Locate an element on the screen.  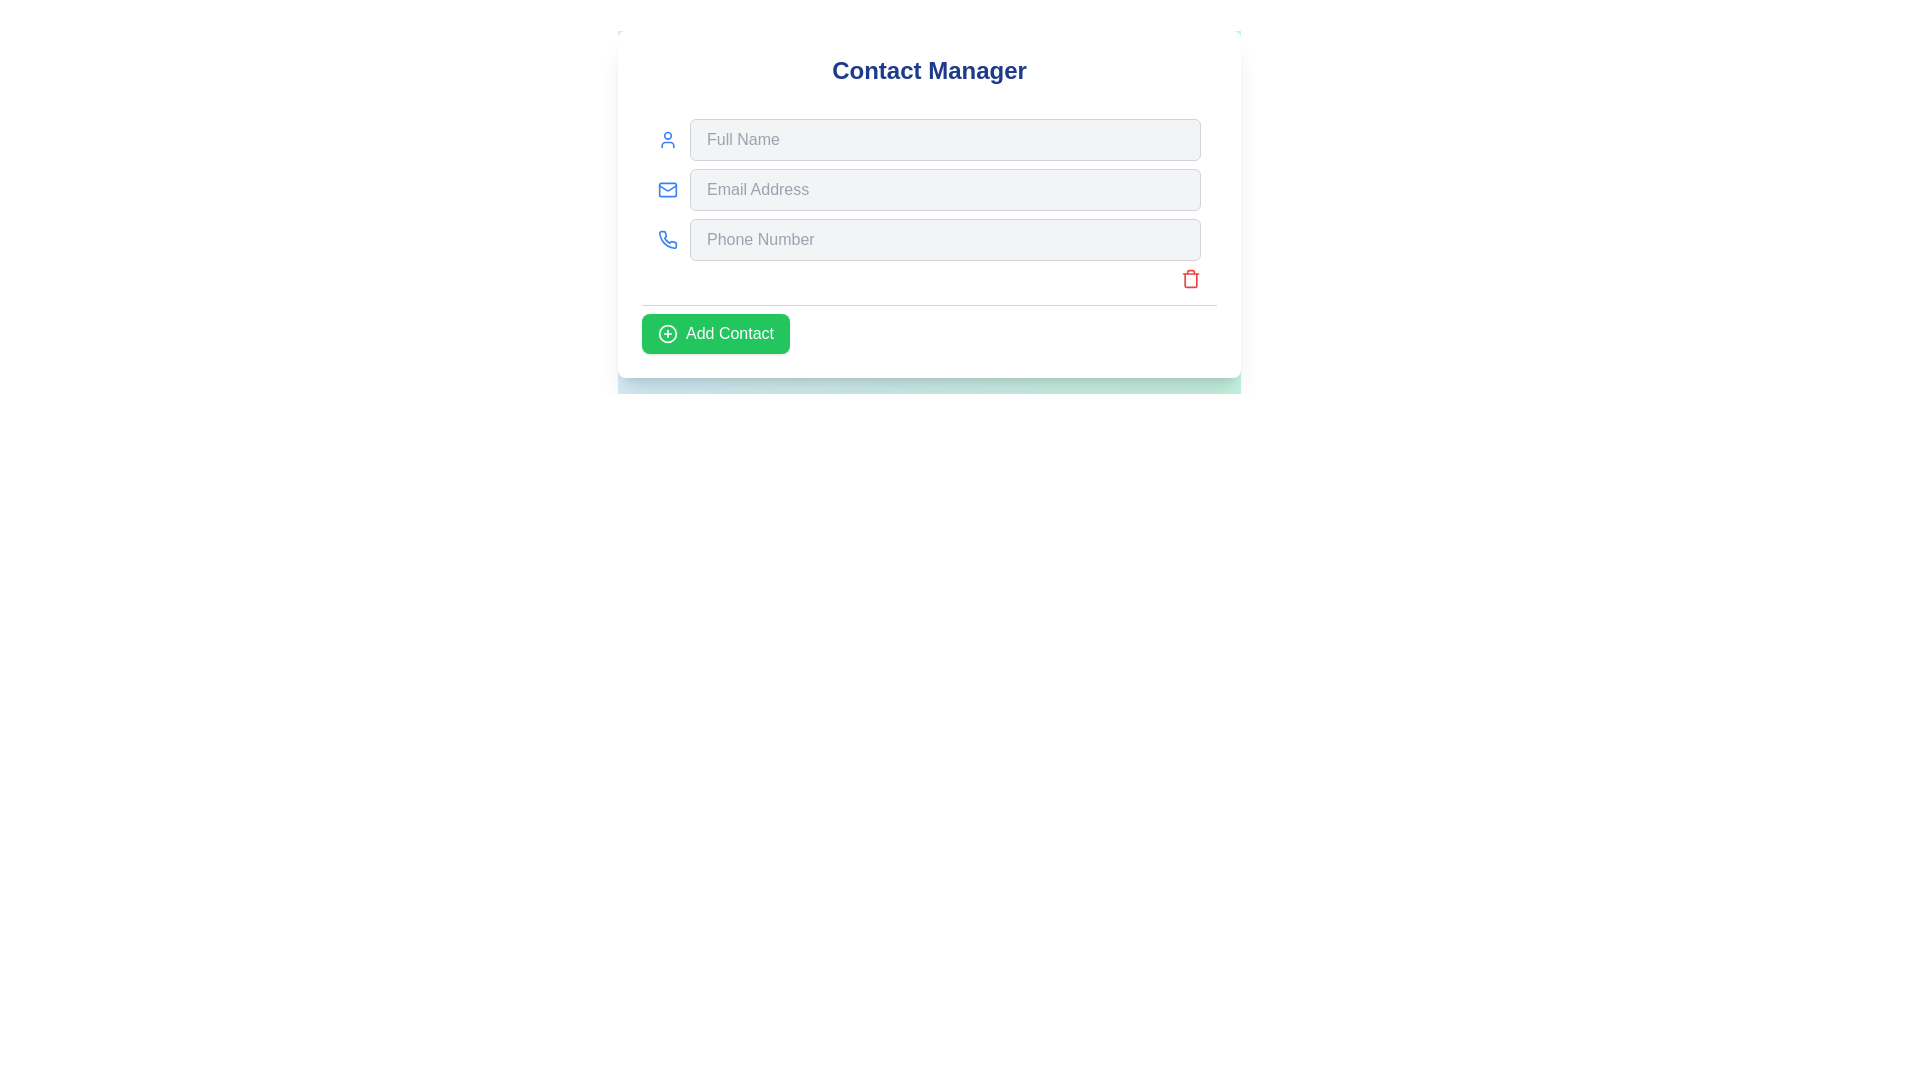
the phone number input field in the 'Contact Manager' form to focus and start typing is located at coordinates (928, 238).